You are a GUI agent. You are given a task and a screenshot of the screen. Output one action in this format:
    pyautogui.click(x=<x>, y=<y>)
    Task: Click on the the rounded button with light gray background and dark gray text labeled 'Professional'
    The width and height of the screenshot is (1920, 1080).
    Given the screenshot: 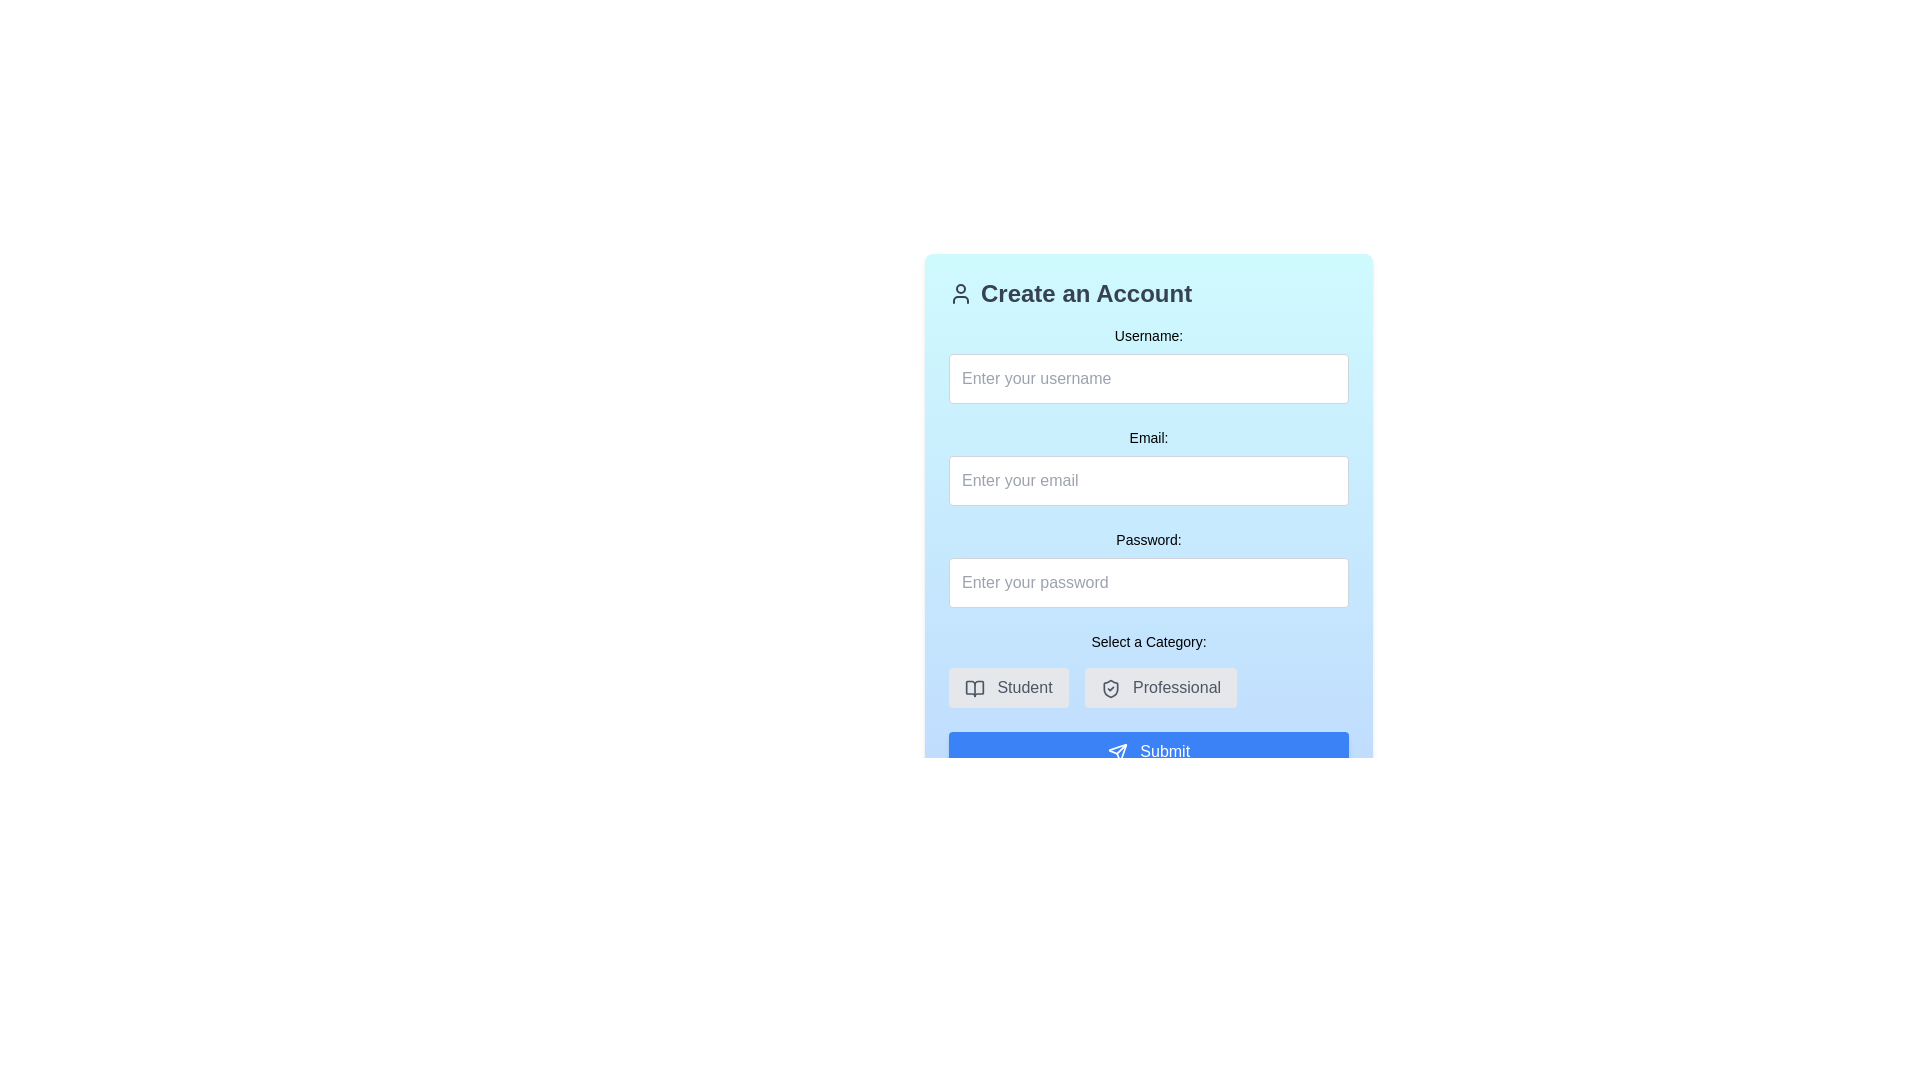 What is the action you would take?
    pyautogui.click(x=1160, y=686)
    